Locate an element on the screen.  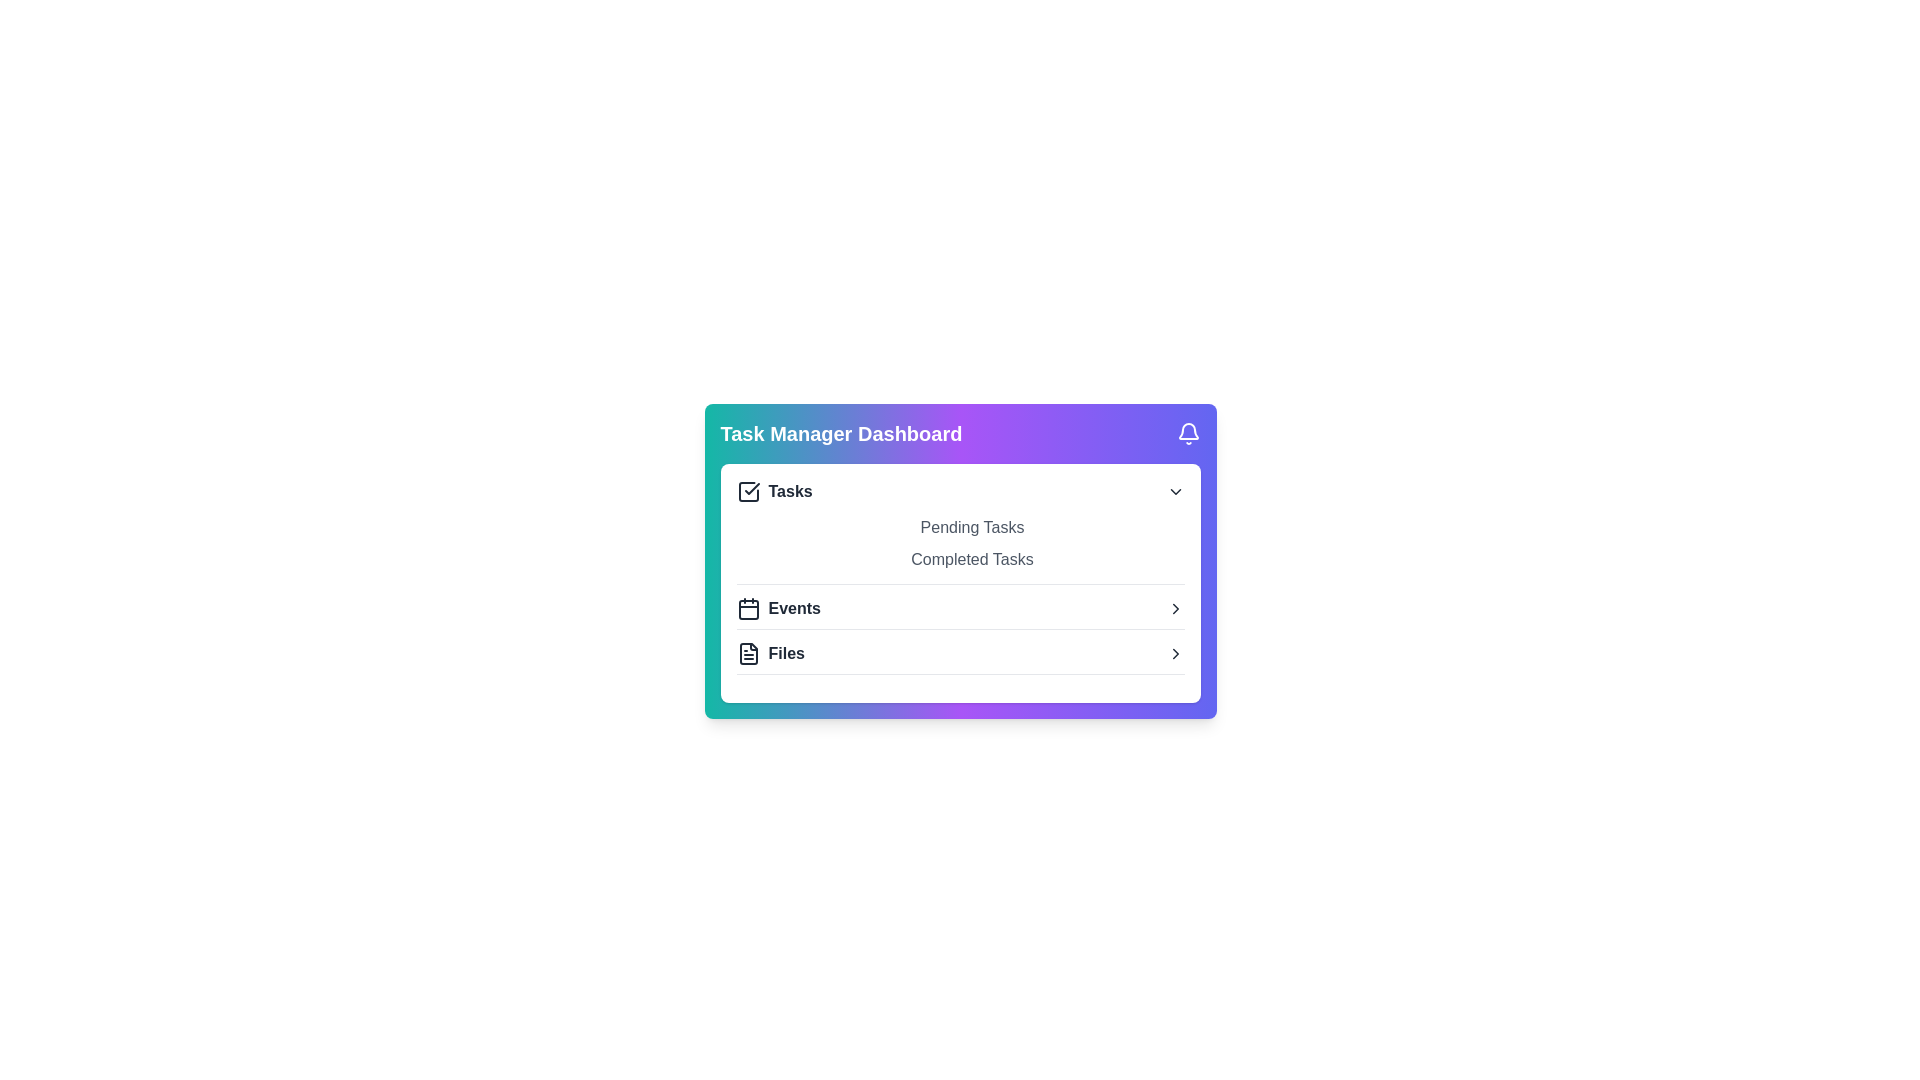
the 'Files' list item, which features a document icon and bold text, located below the 'Events' entry in the dashboard options is located at coordinates (769, 654).